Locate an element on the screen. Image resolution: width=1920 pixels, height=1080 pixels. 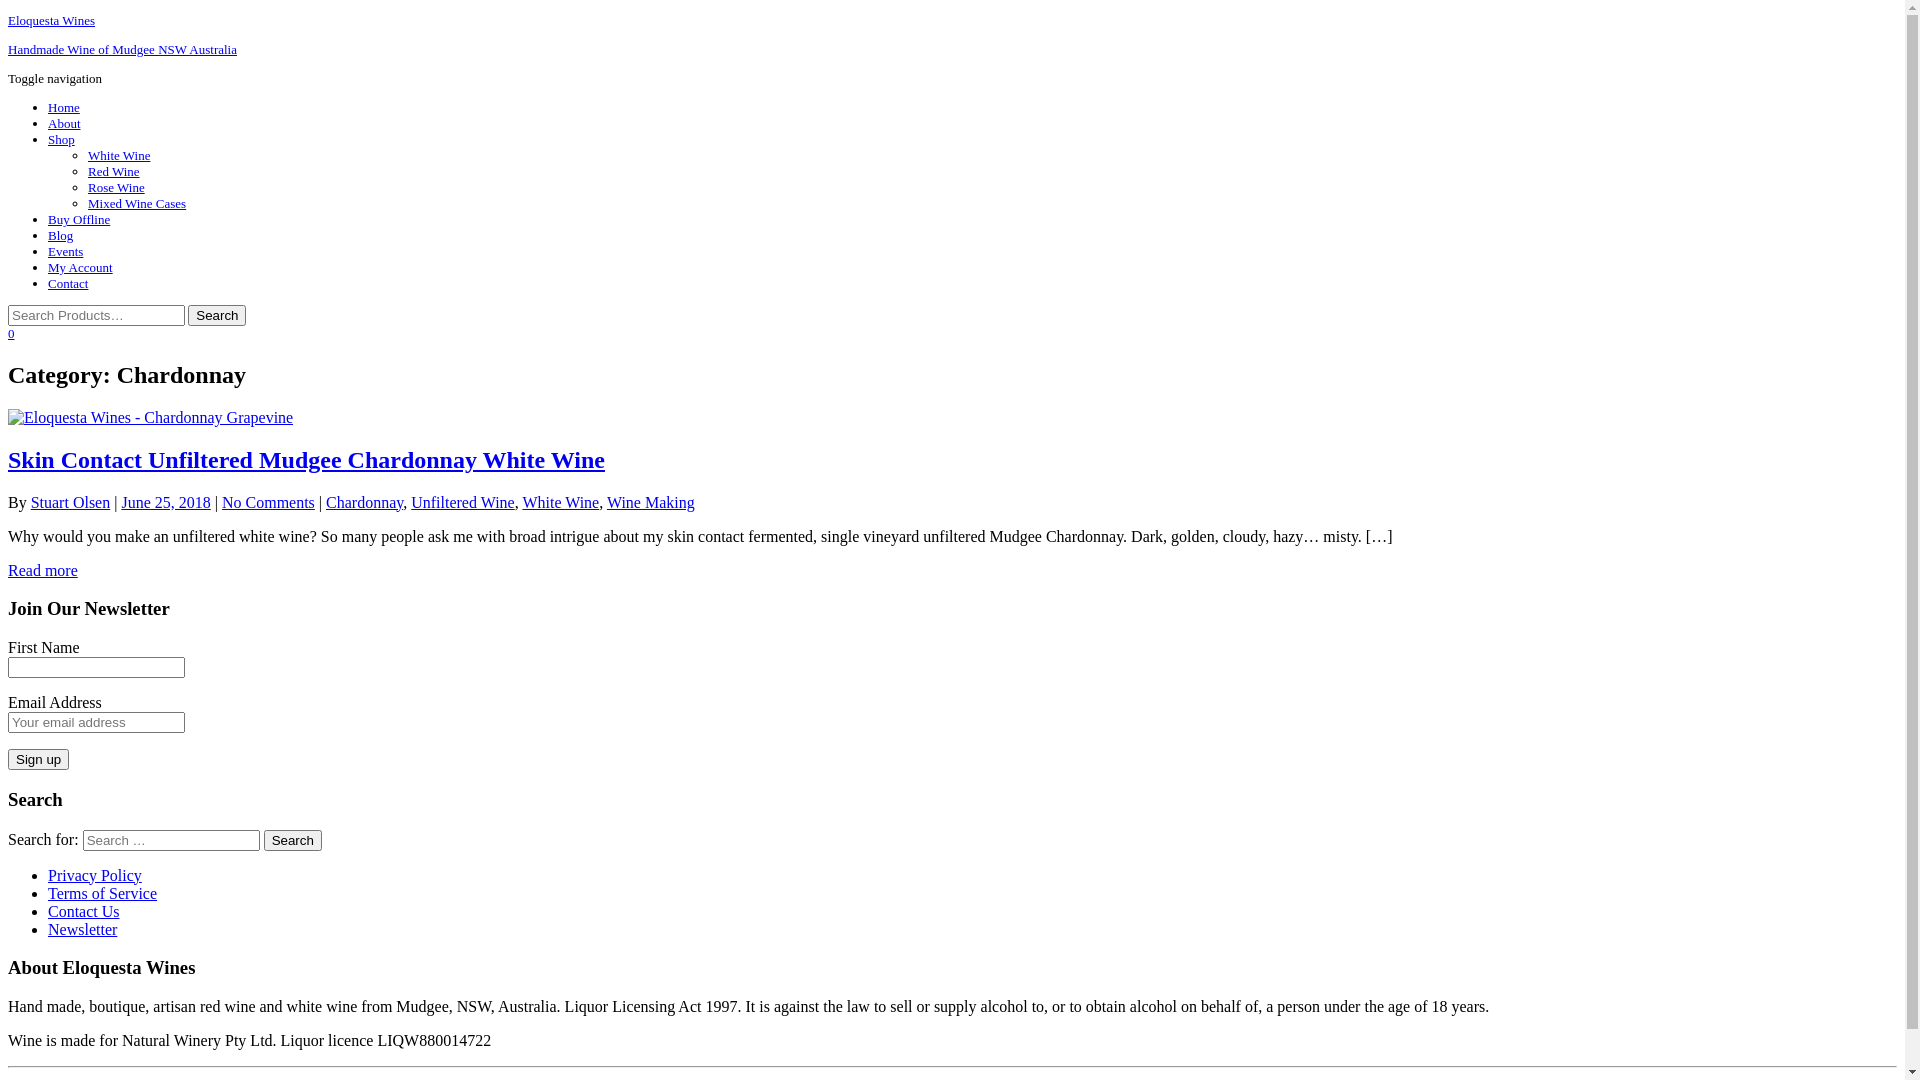
'Home' is located at coordinates (63, 107).